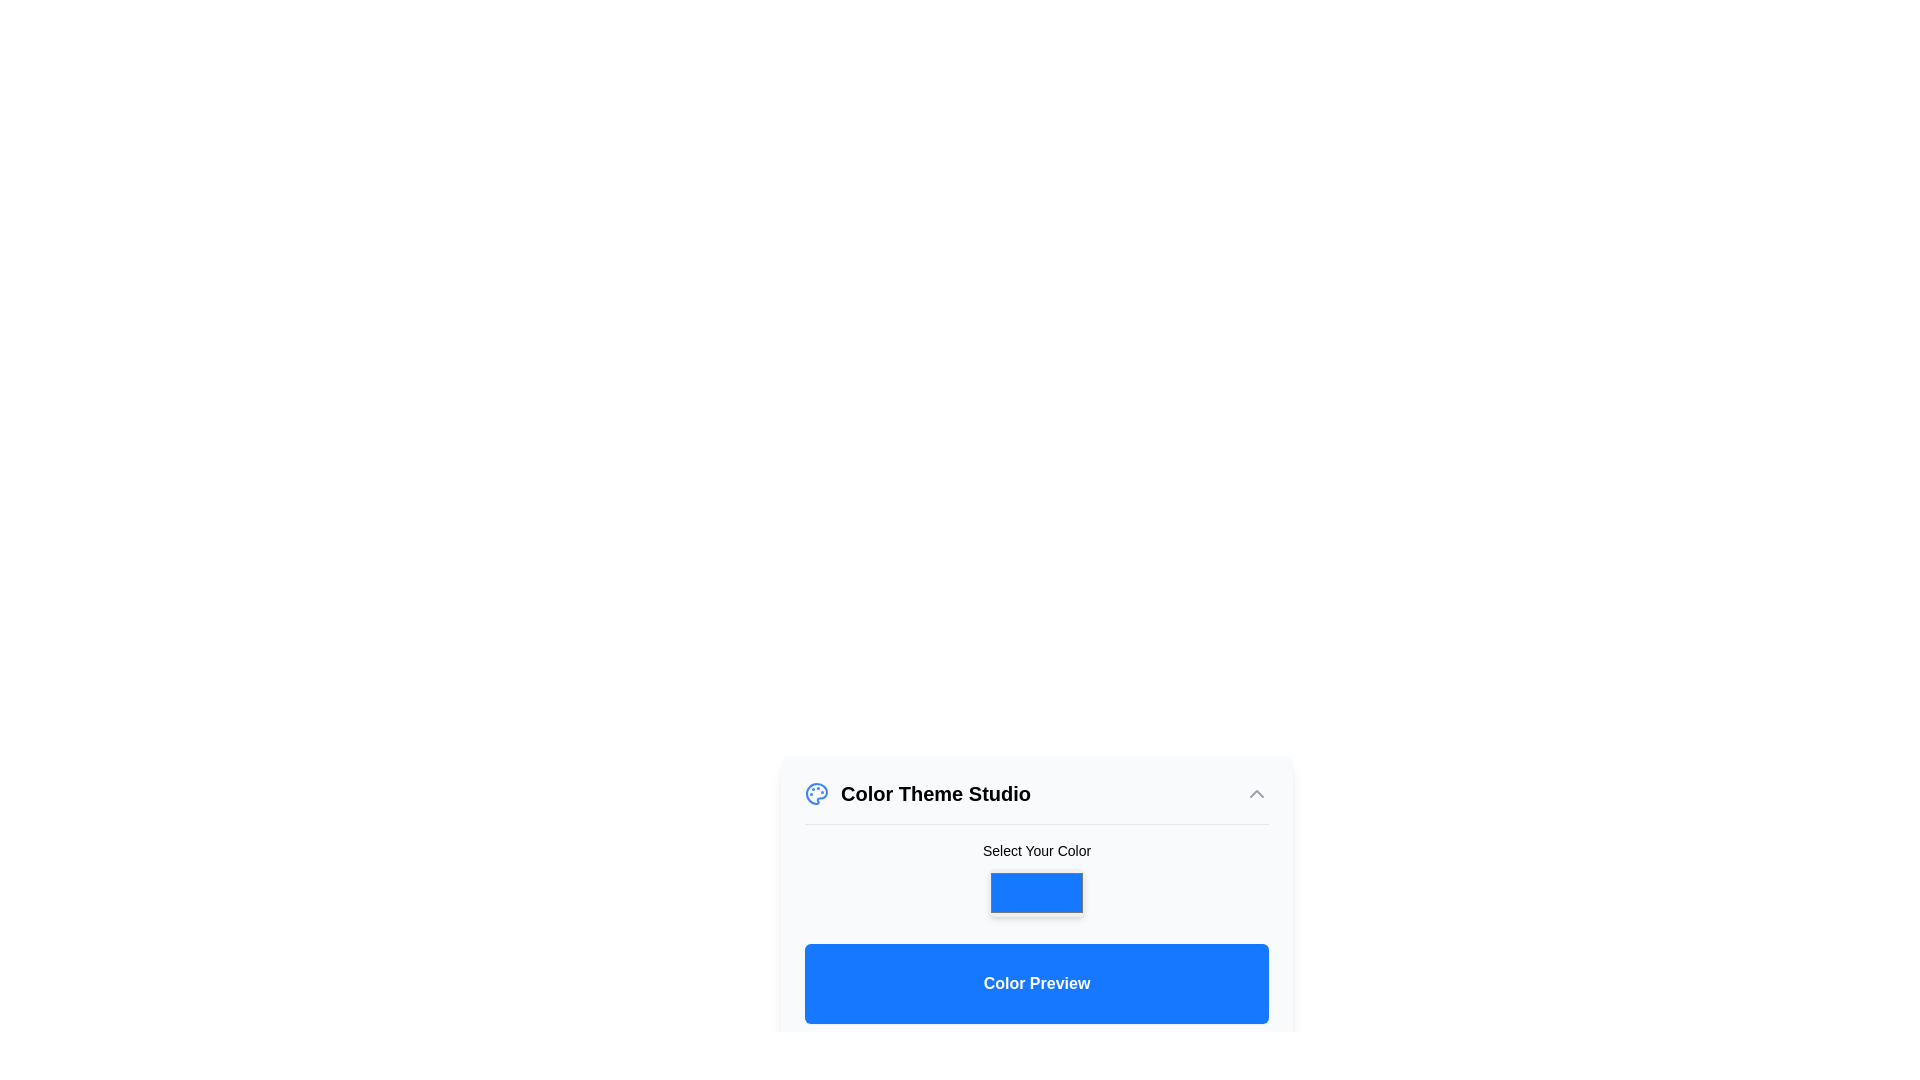  Describe the element at coordinates (1036, 892) in the screenshot. I see `the rectangular color picker trigger with a bright blue background` at that location.